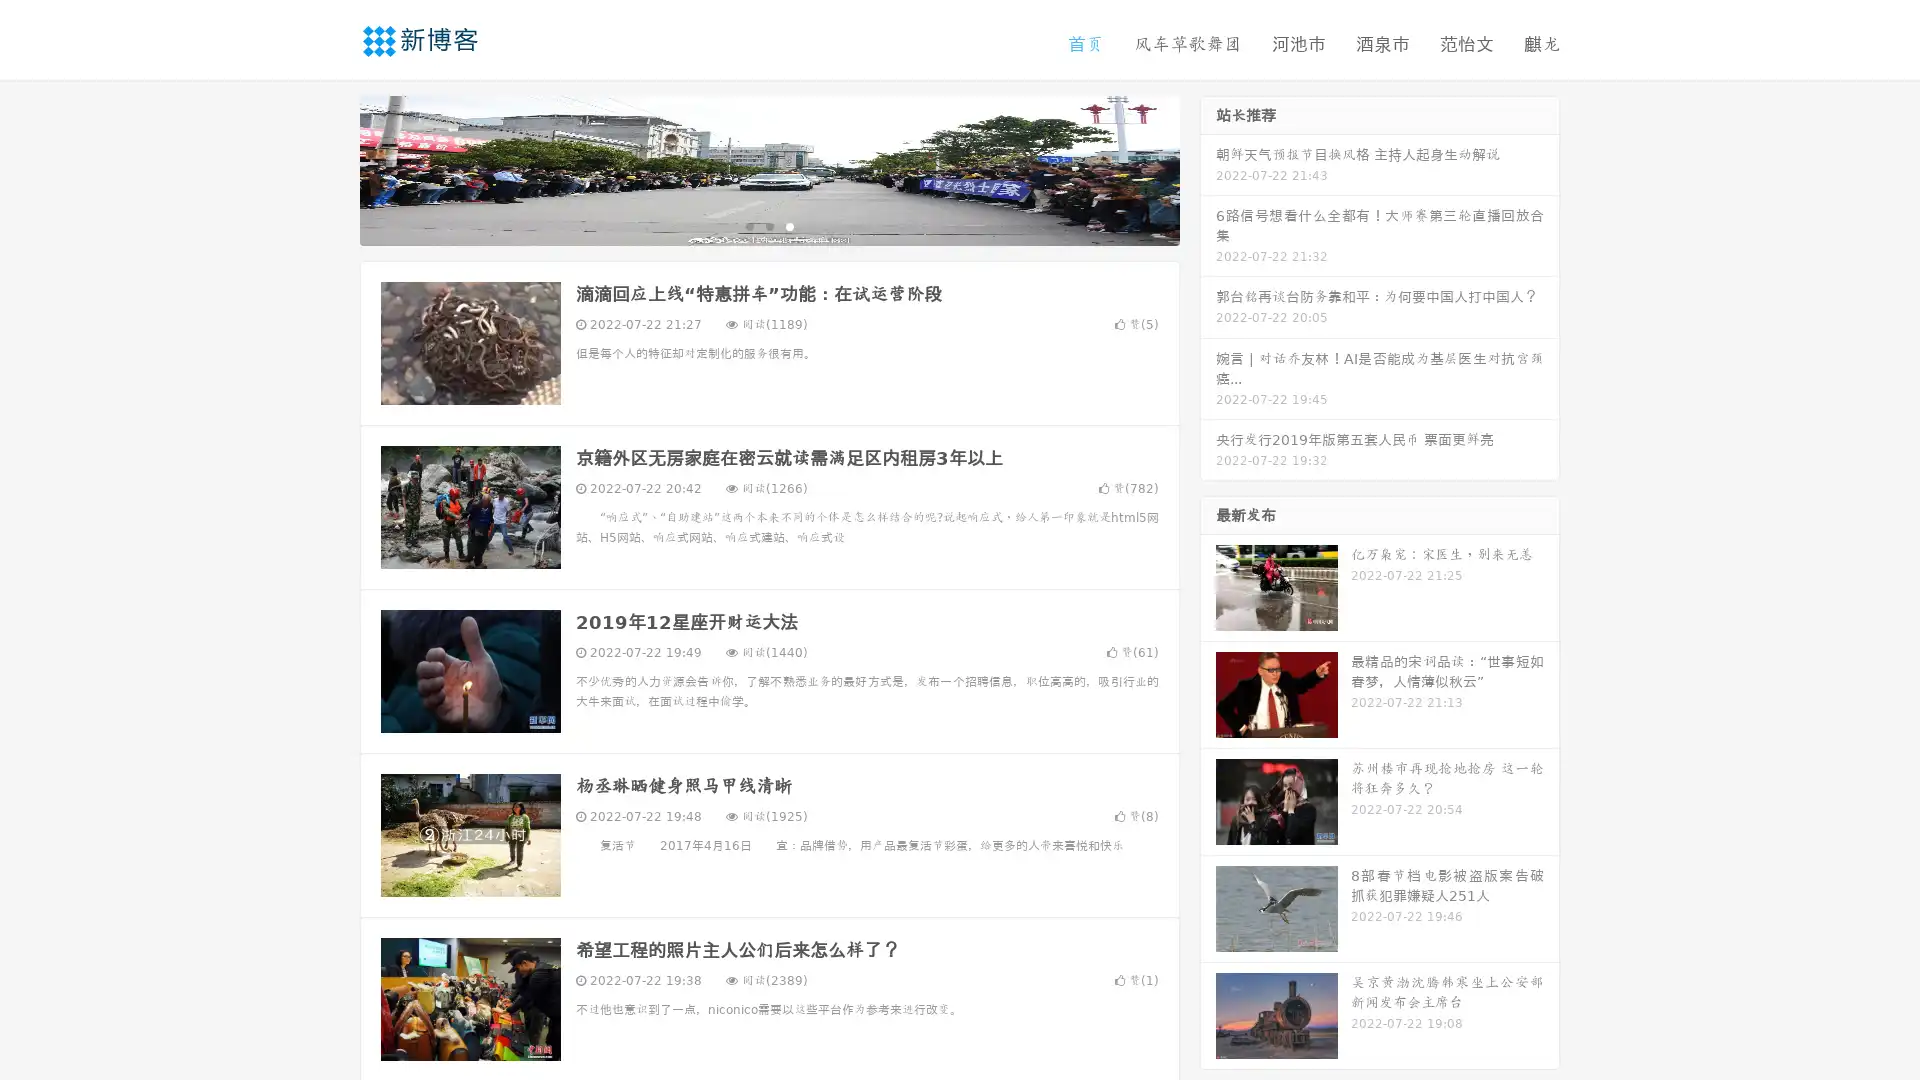 This screenshot has width=1920, height=1080. Describe the element at coordinates (768, 225) in the screenshot. I see `Go to slide 2` at that location.